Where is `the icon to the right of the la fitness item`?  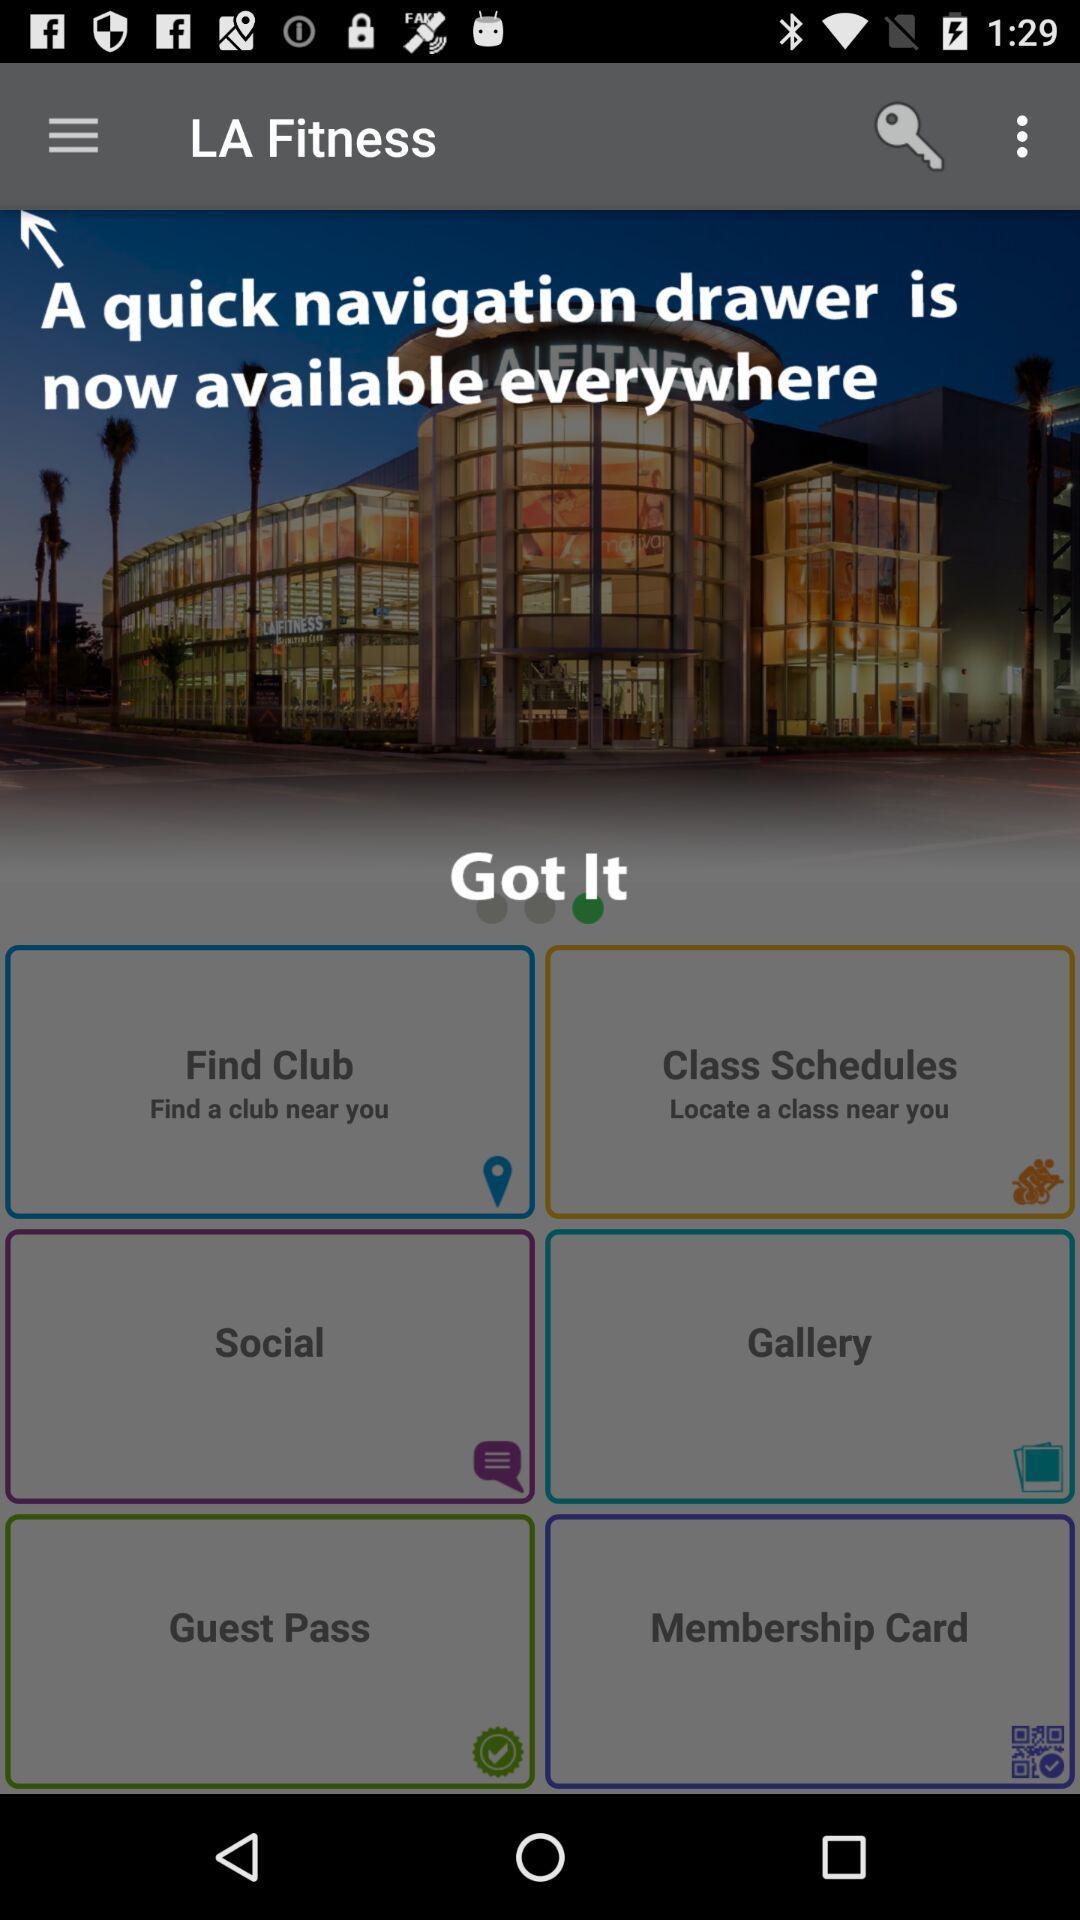
the icon to the right of the la fitness item is located at coordinates (911, 135).